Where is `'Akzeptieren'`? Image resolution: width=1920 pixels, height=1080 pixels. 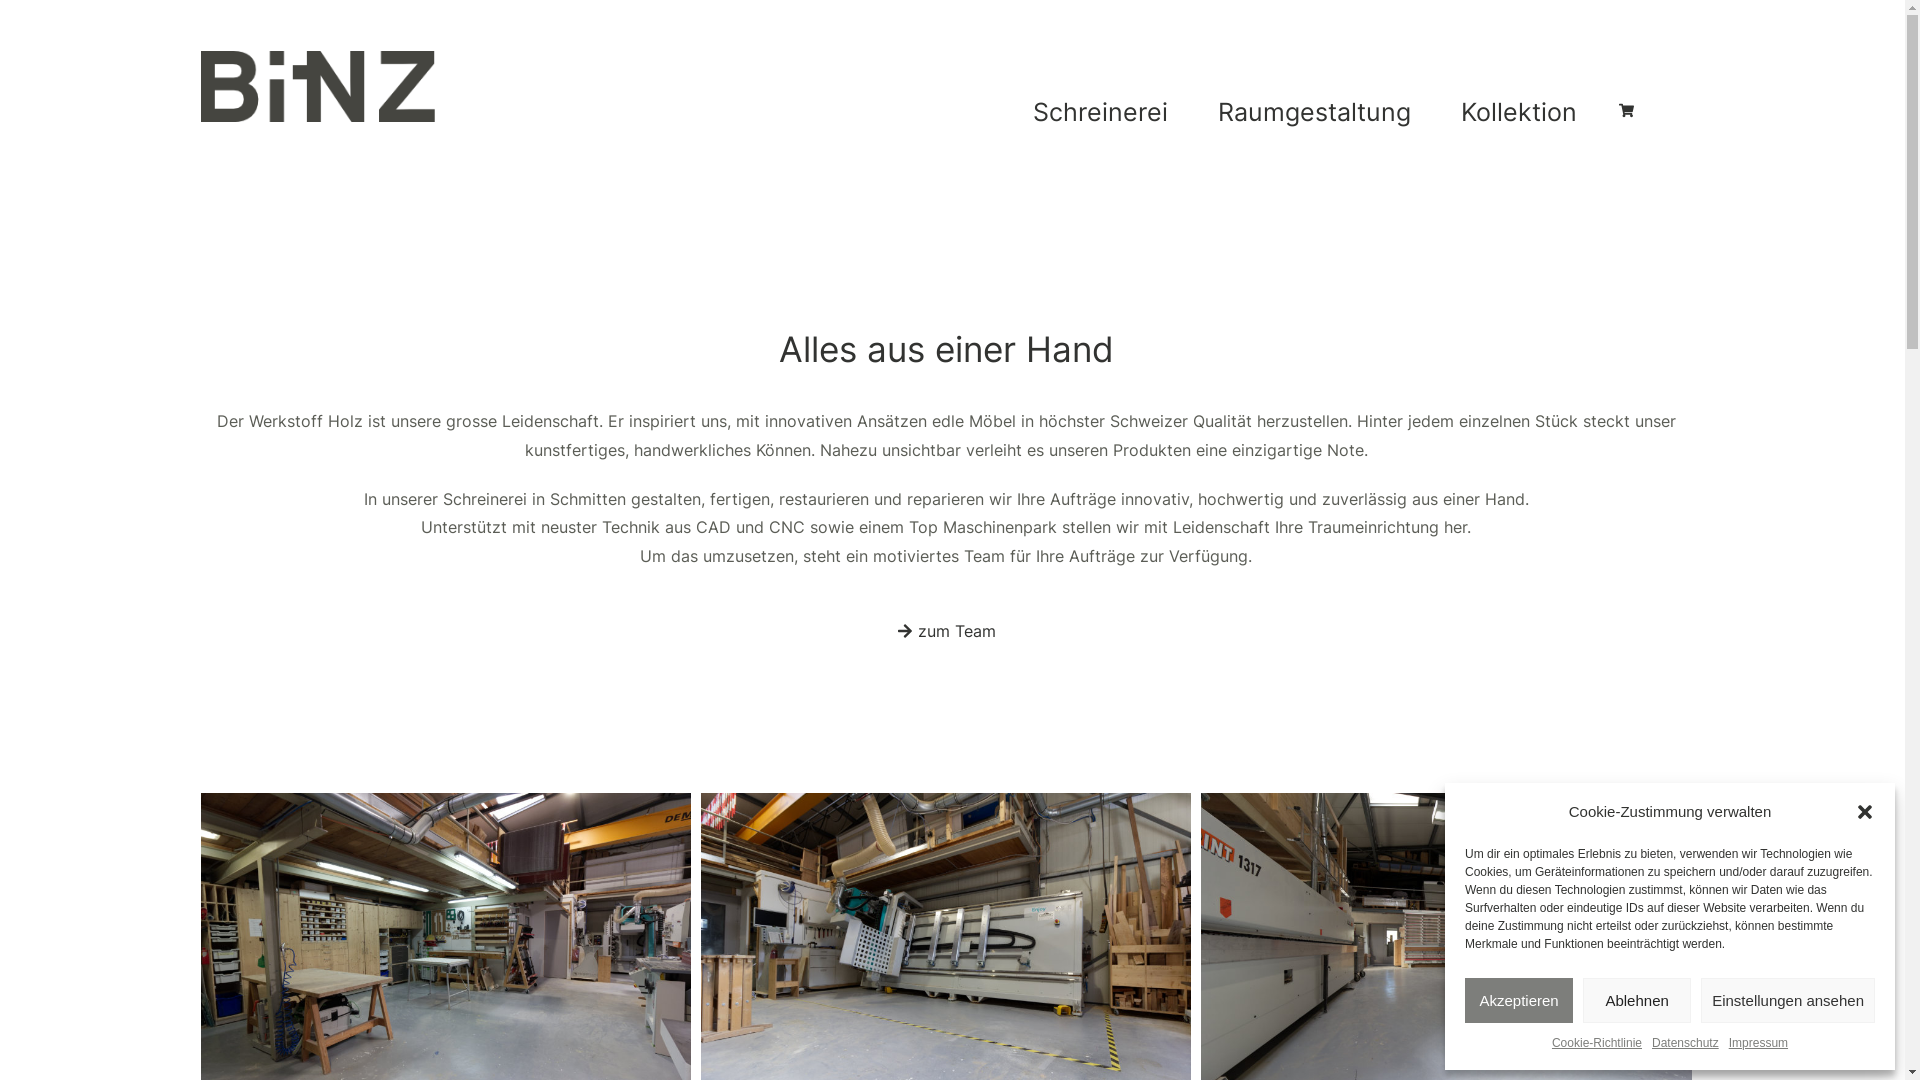 'Akzeptieren' is located at coordinates (1464, 1000).